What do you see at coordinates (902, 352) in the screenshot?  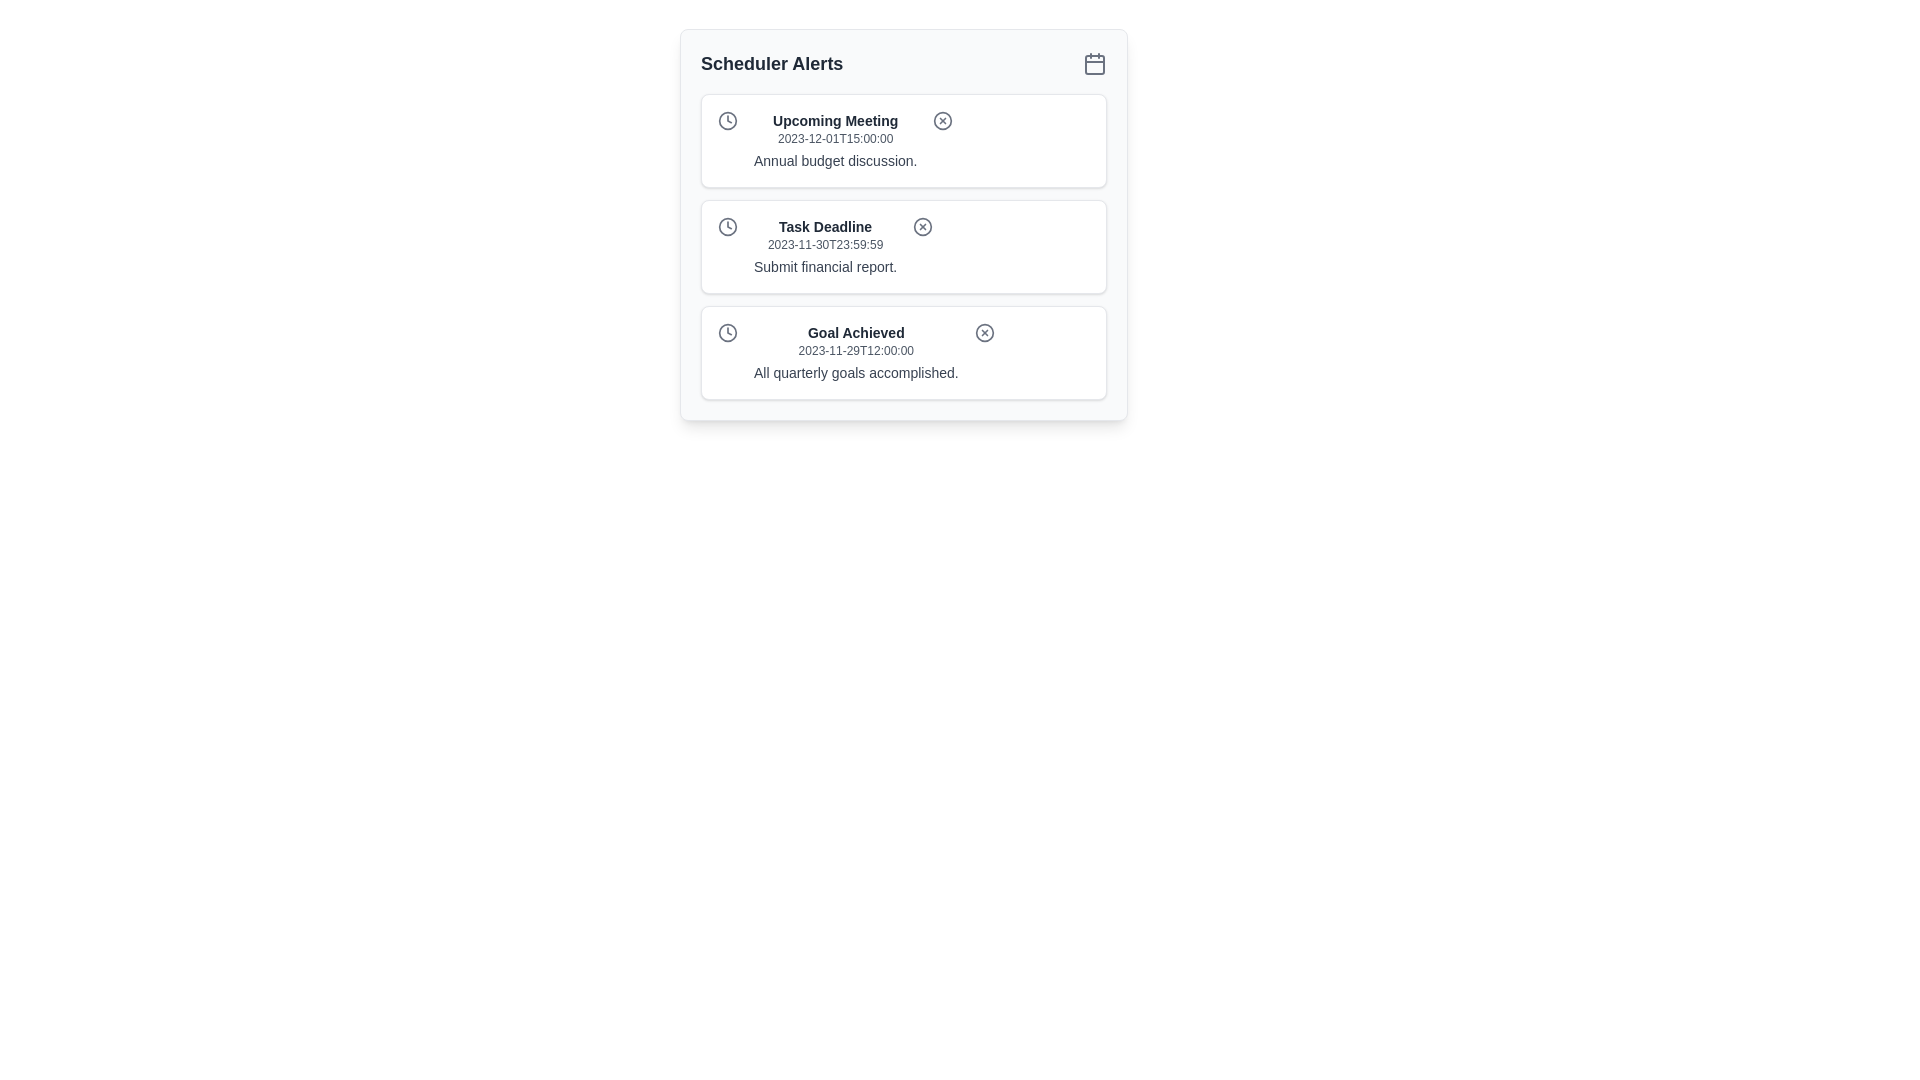 I see `information displayed on the third Informational Card in the 'Scheduler Alerts' section, which provides details about a completed goal` at bounding box center [902, 352].